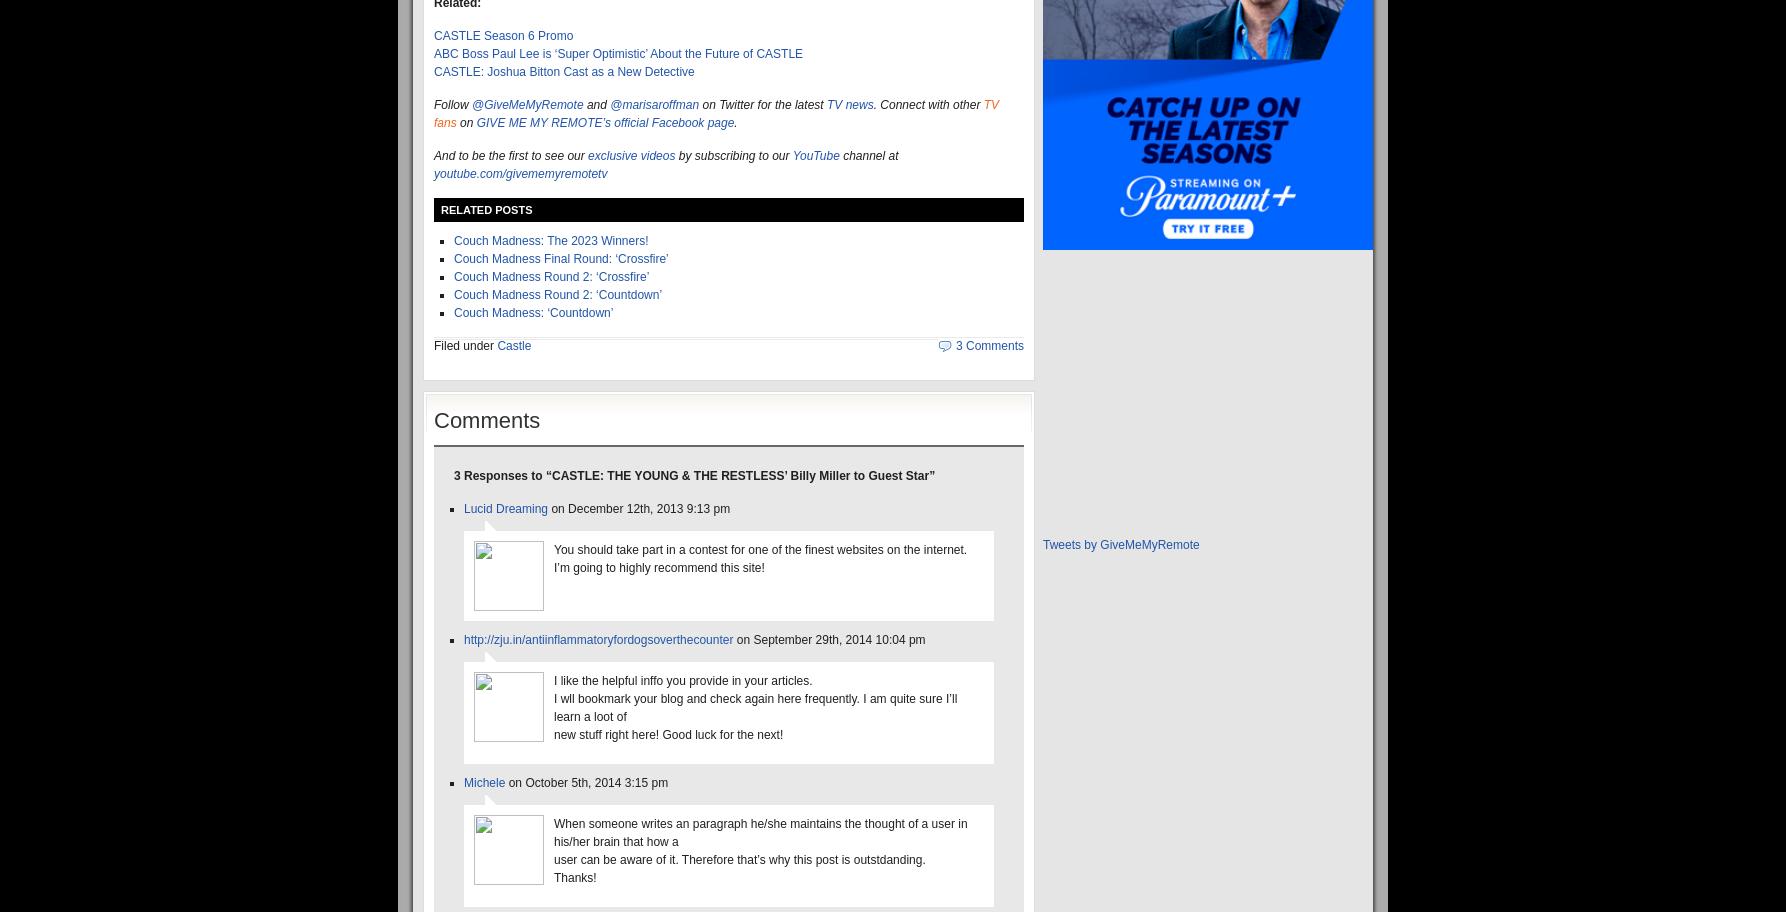 This screenshot has height=912, width=1786. I want to click on 'ABC Boss Paul Lee is ‘Super Optimistic’ About the Future of CASTLE', so click(433, 52).